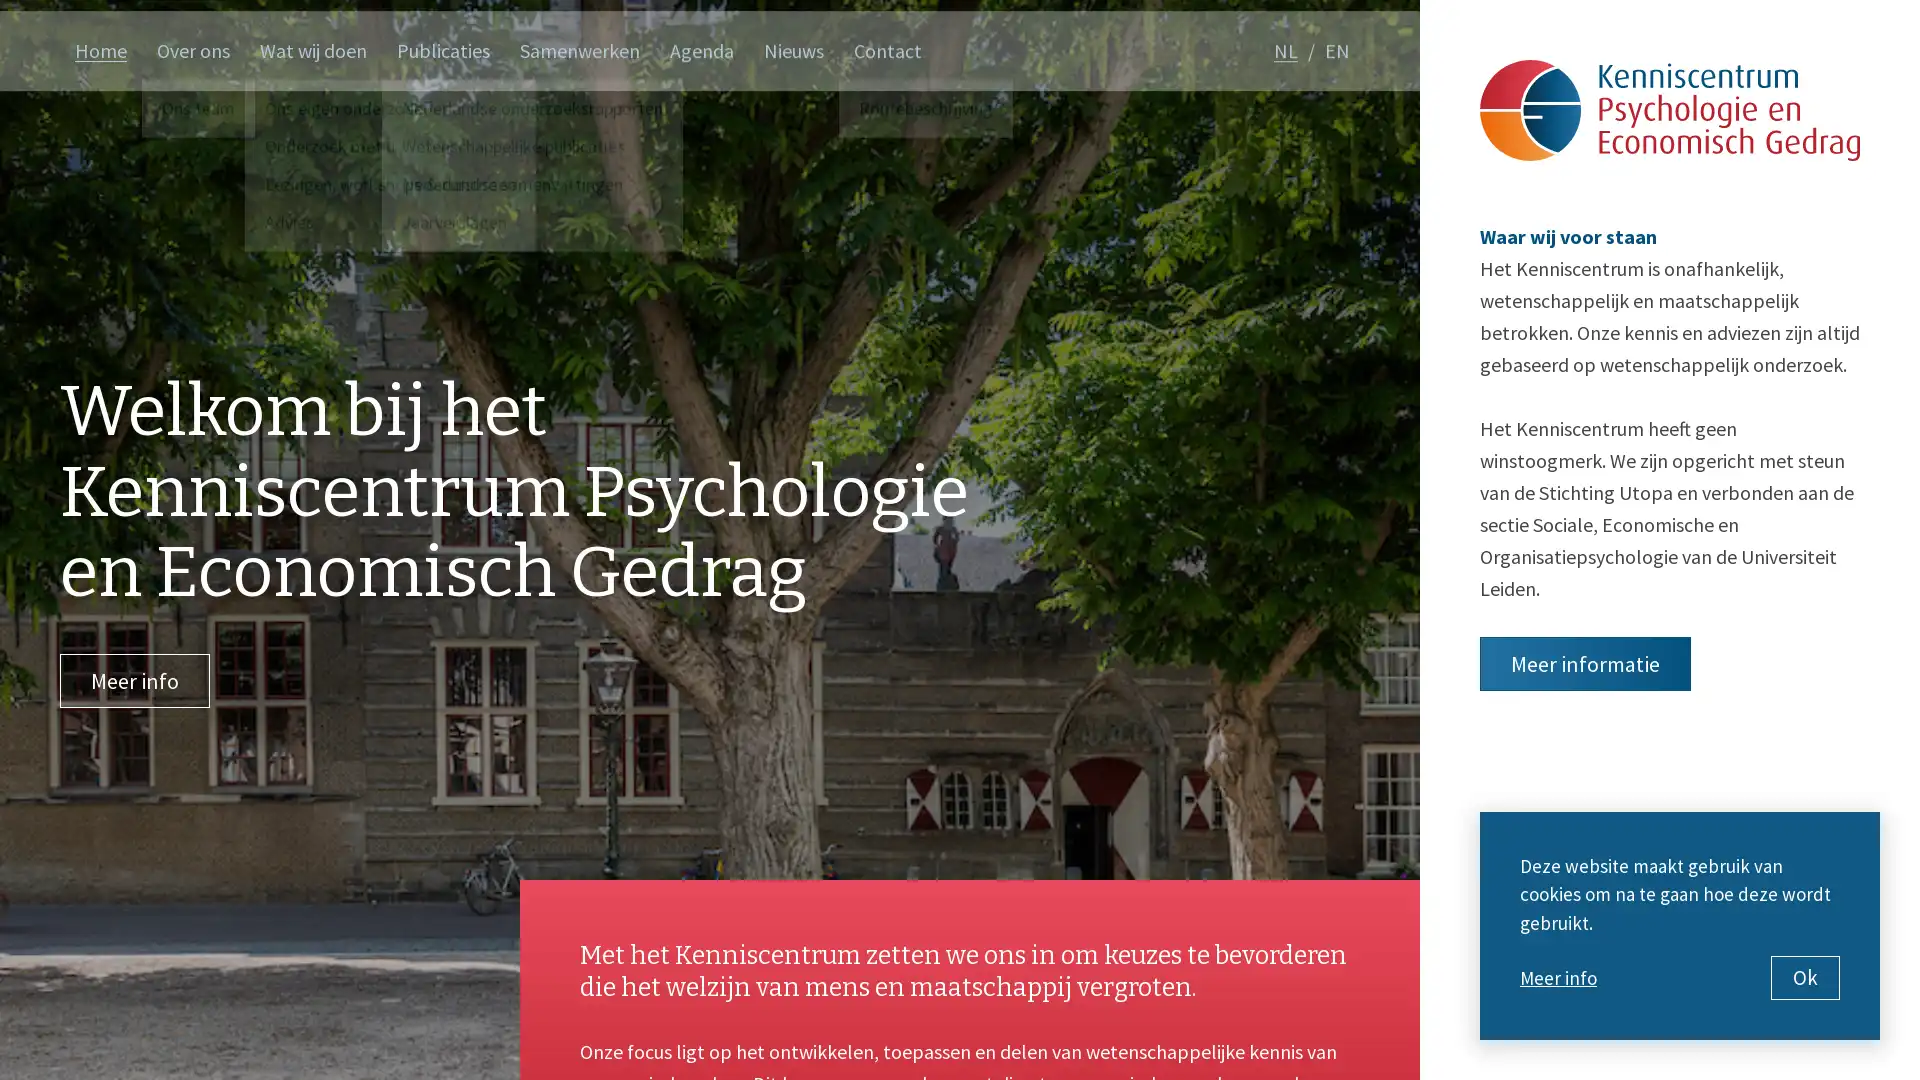  What do you see at coordinates (1805, 977) in the screenshot?
I see `Ok` at bounding box center [1805, 977].